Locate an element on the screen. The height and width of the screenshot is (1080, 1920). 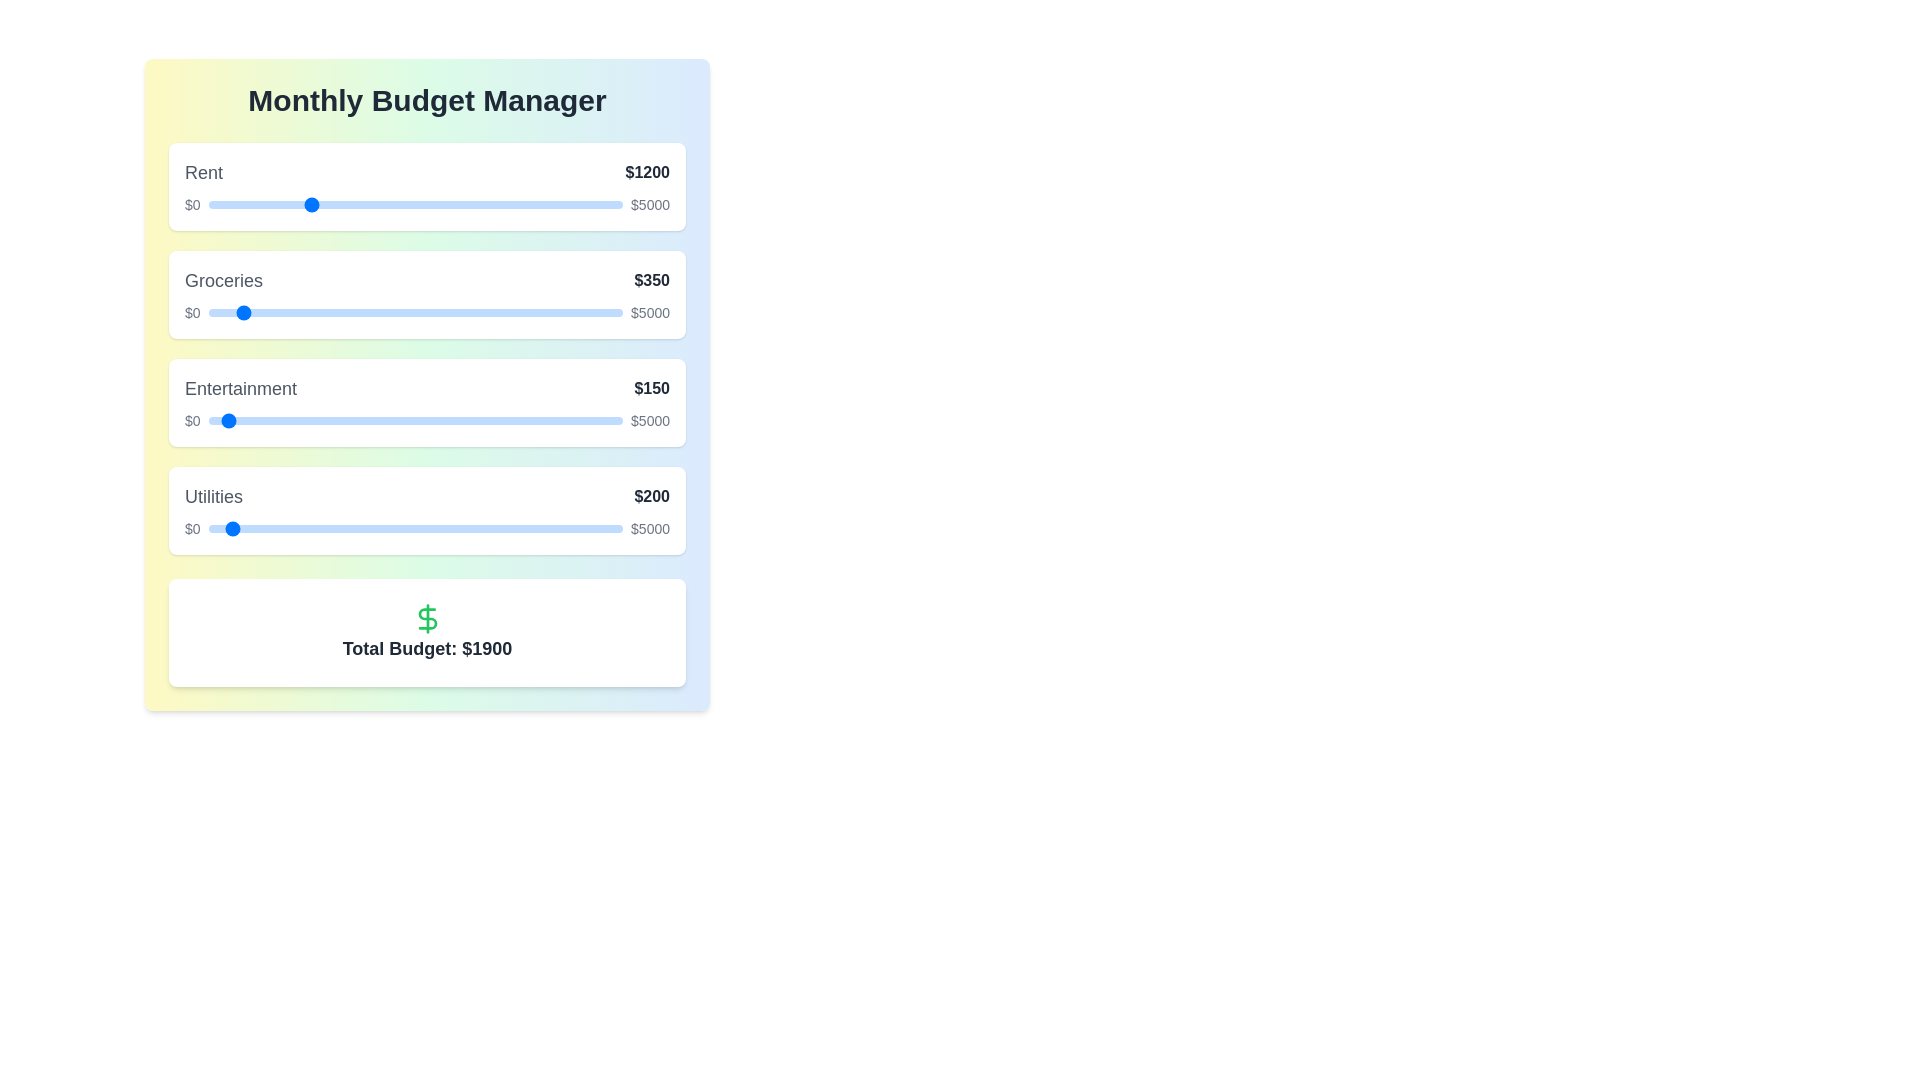
the utilities budget is located at coordinates (524, 527).